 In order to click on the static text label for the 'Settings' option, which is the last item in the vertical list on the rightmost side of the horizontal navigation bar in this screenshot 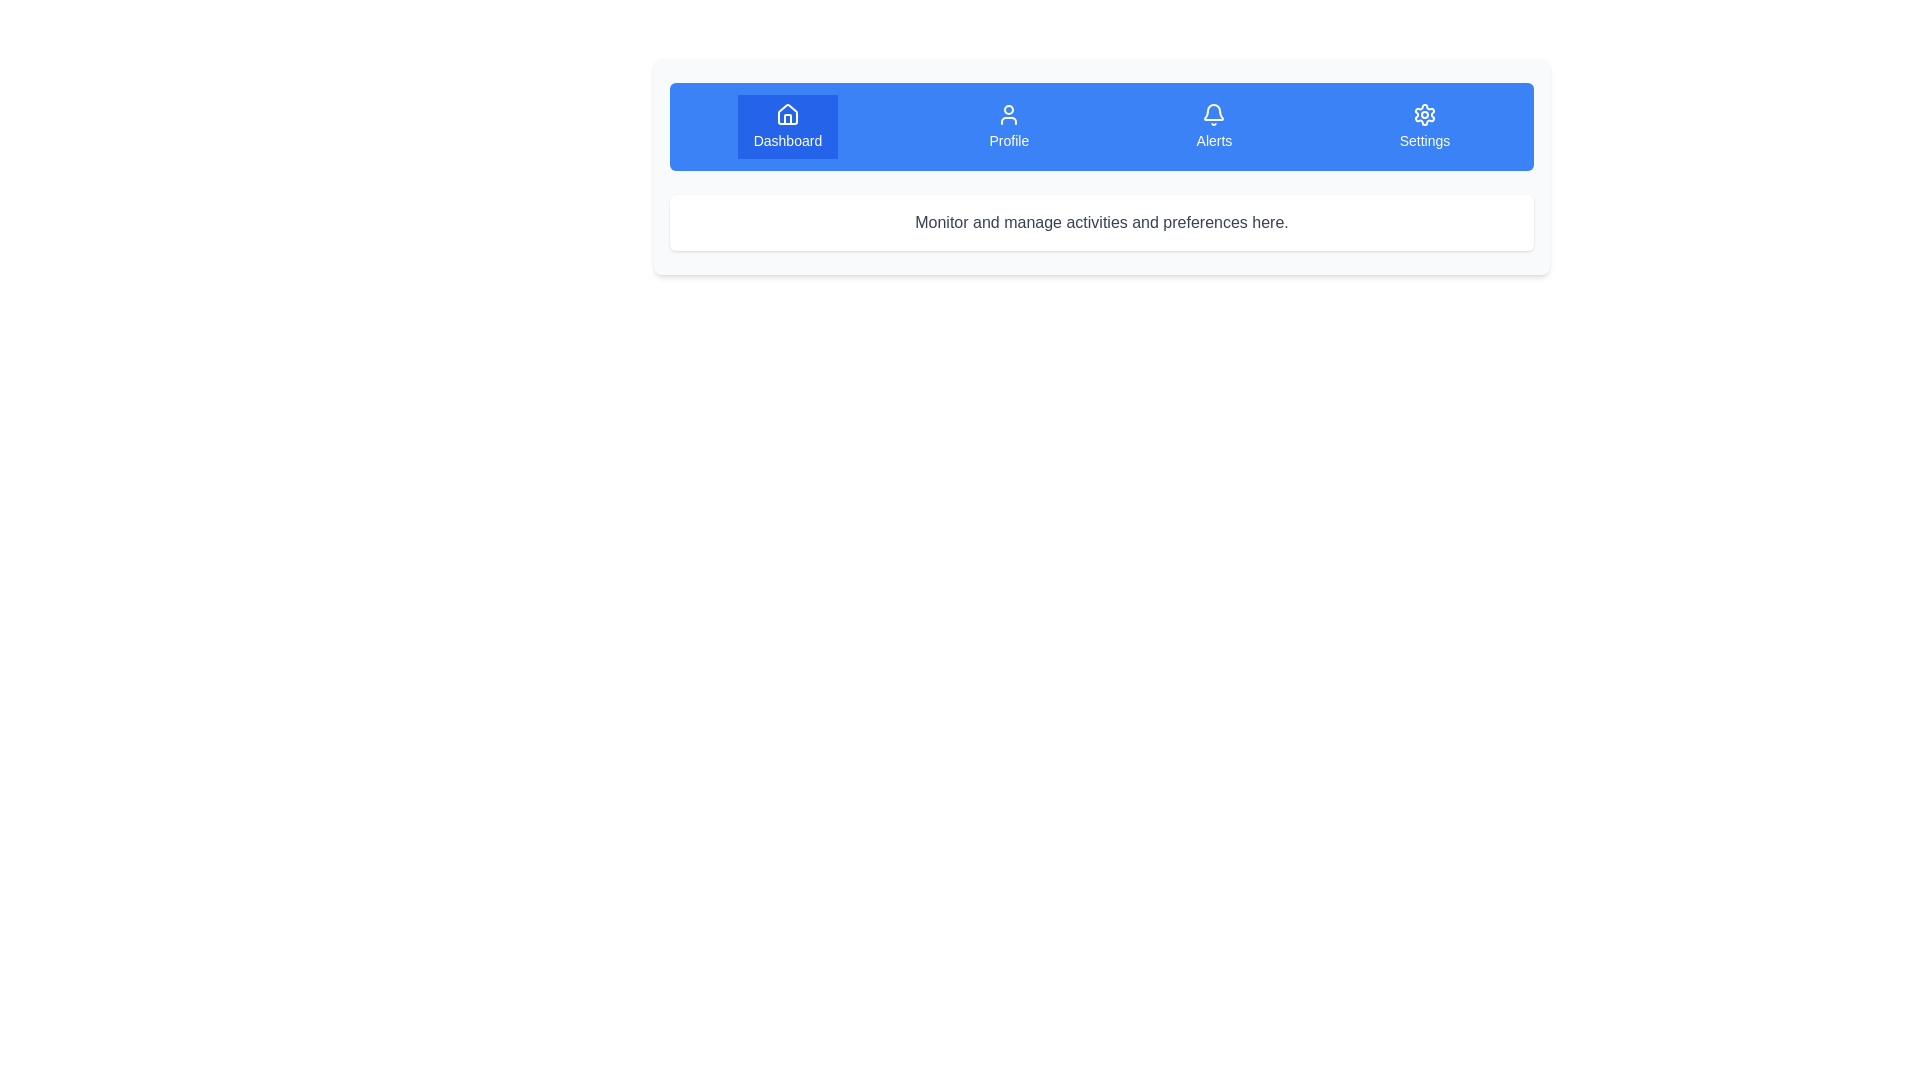, I will do `click(1424, 140)`.